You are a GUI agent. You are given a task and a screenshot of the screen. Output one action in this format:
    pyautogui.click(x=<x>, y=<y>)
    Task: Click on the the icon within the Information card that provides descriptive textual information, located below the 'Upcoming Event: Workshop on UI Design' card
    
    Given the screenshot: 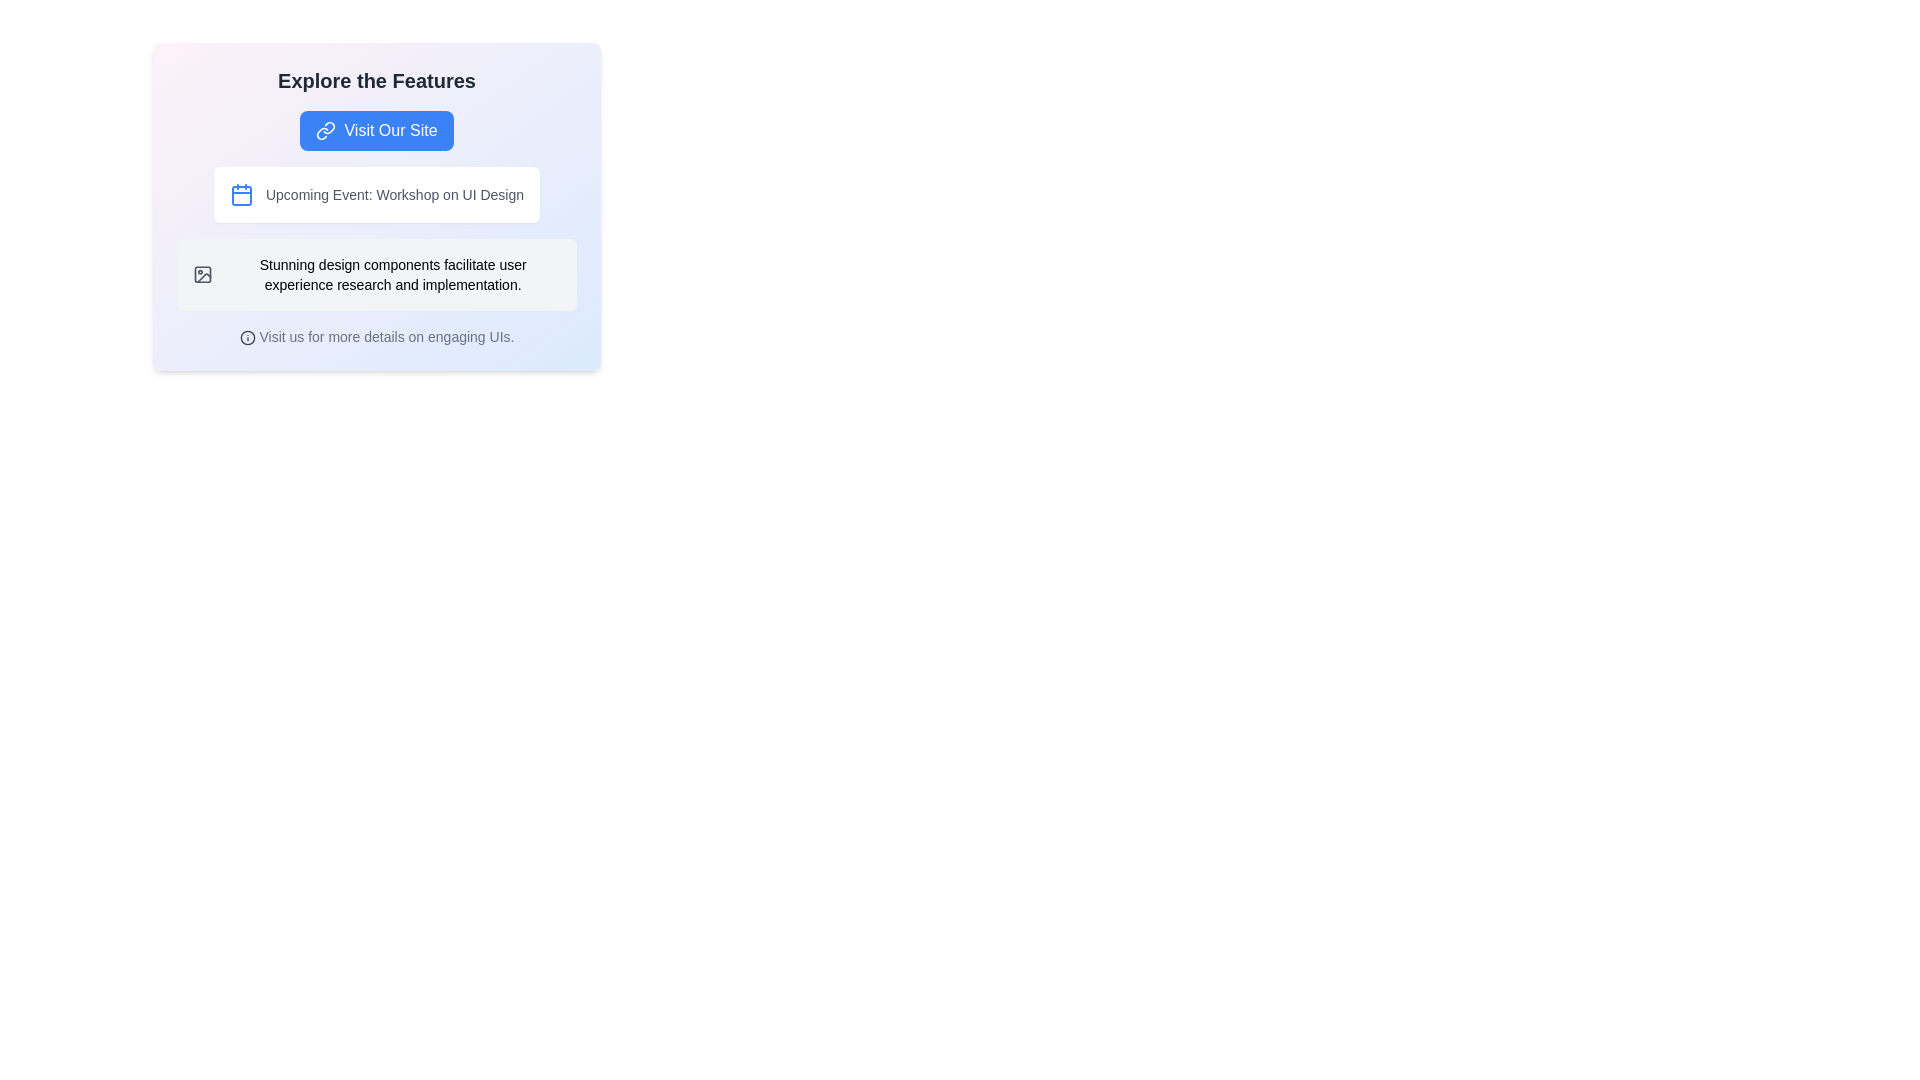 What is the action you would take?
    pyautogui.click(x=377, y=274)
    